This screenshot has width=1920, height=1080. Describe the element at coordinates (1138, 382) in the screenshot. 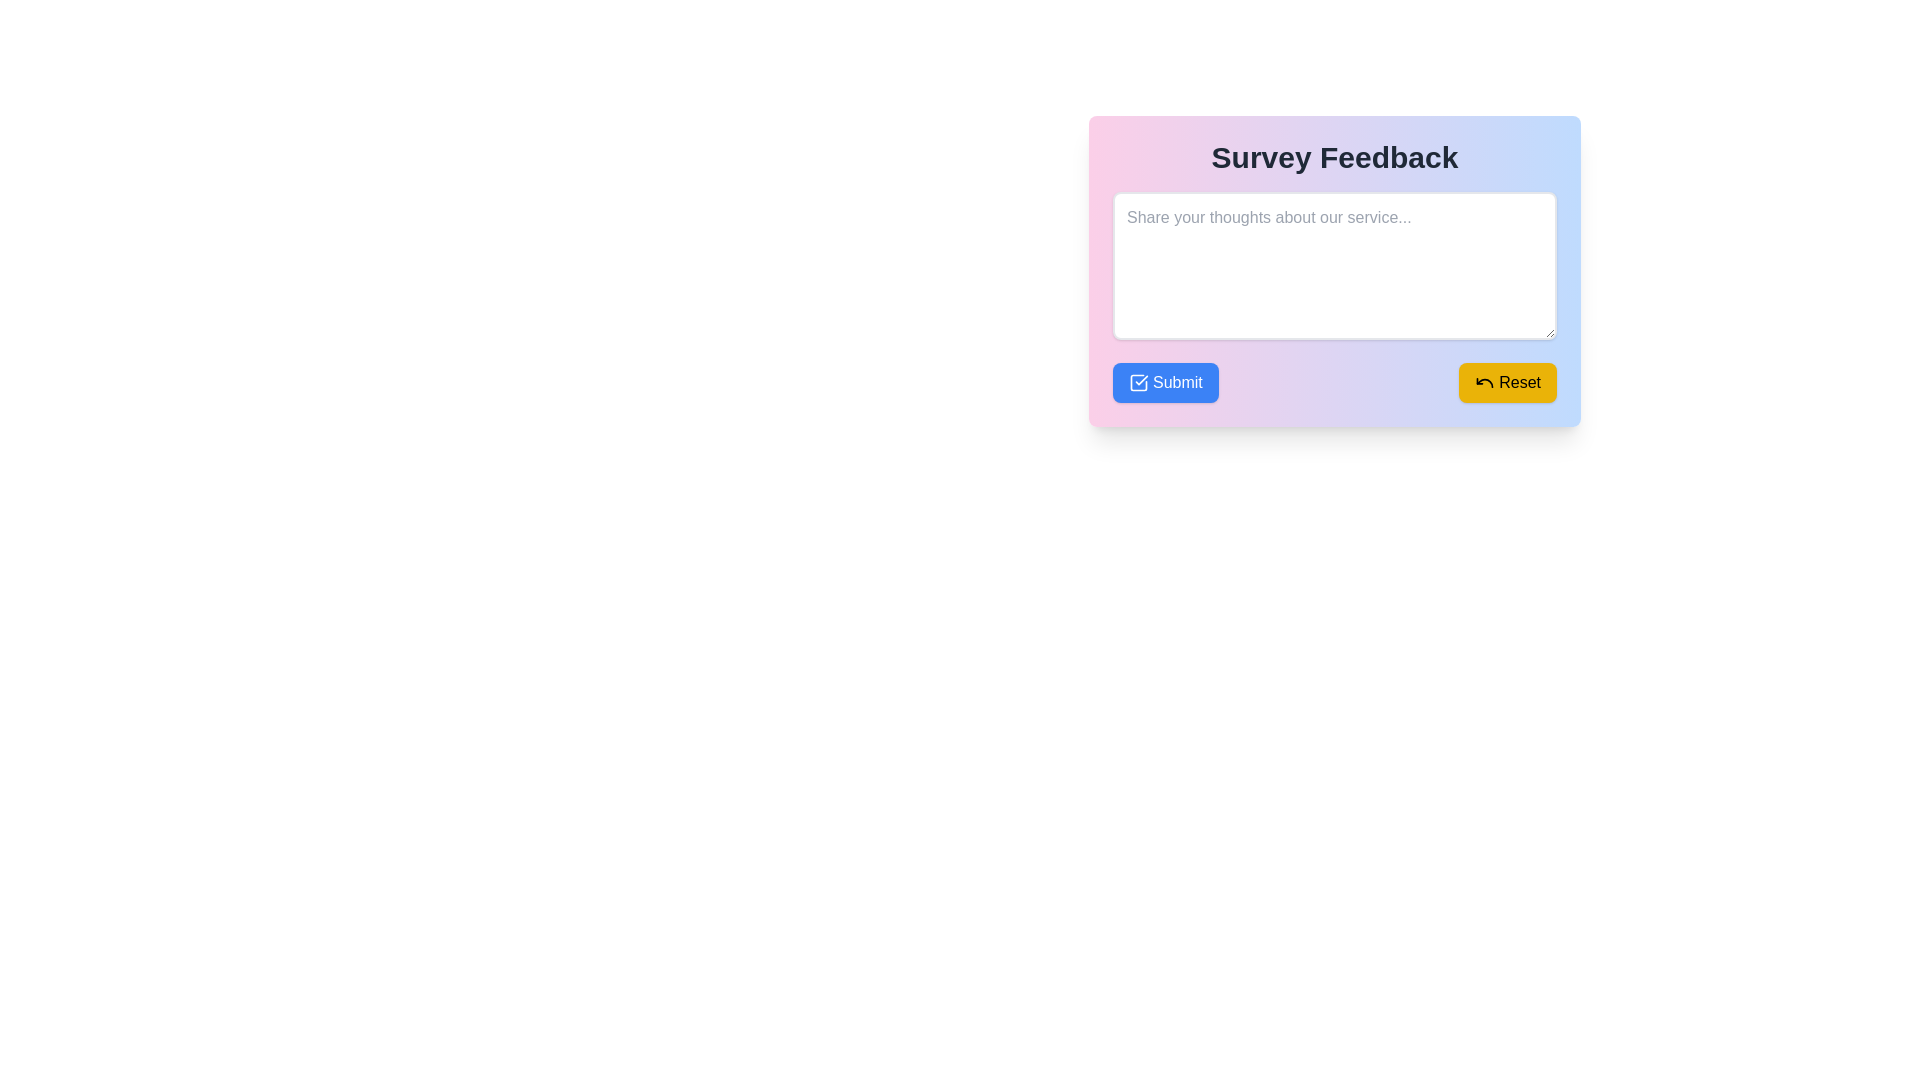

I see `the Decorative SVG element located at the center of the blue 'Submit' button, which serves as a symbolic indicator for the button's functionality` at that location.